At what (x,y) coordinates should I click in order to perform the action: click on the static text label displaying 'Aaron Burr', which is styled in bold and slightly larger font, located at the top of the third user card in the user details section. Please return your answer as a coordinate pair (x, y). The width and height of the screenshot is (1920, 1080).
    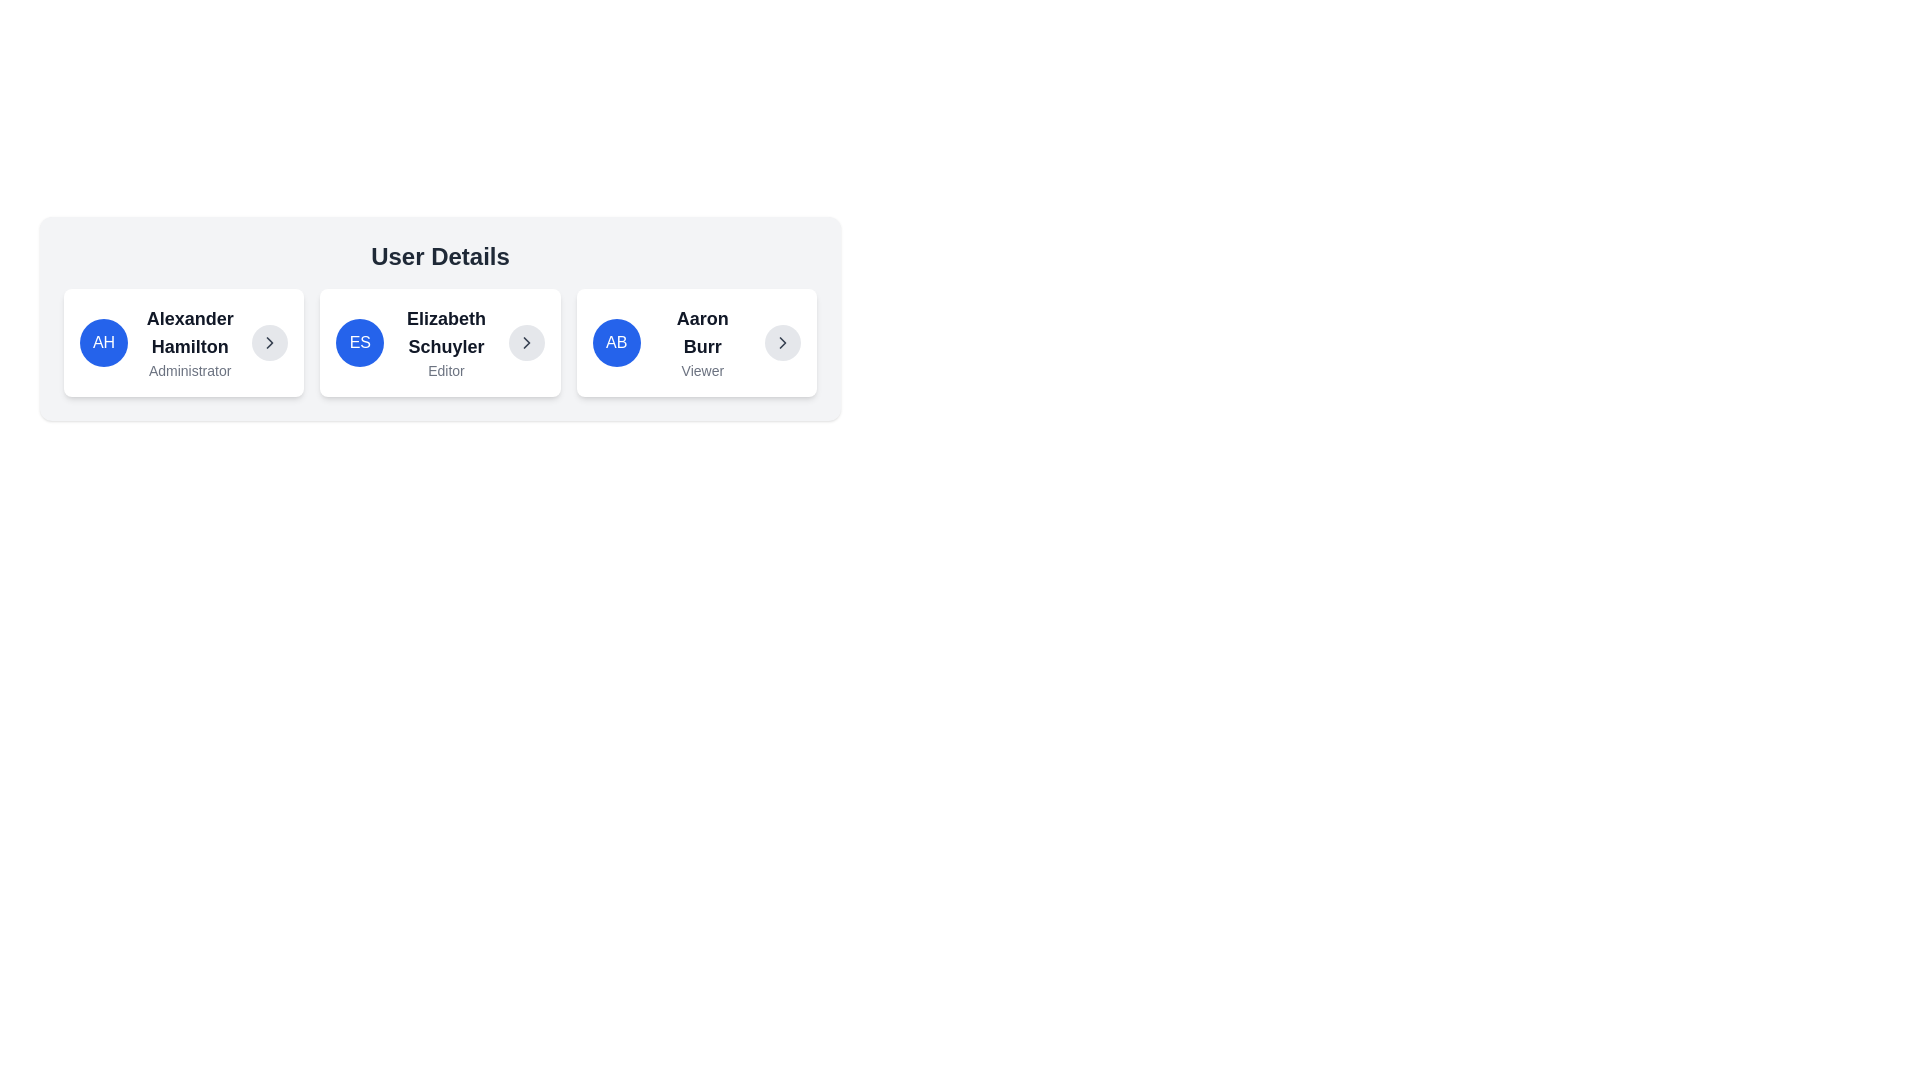
    Looking at the image, I should click on (702, 331).